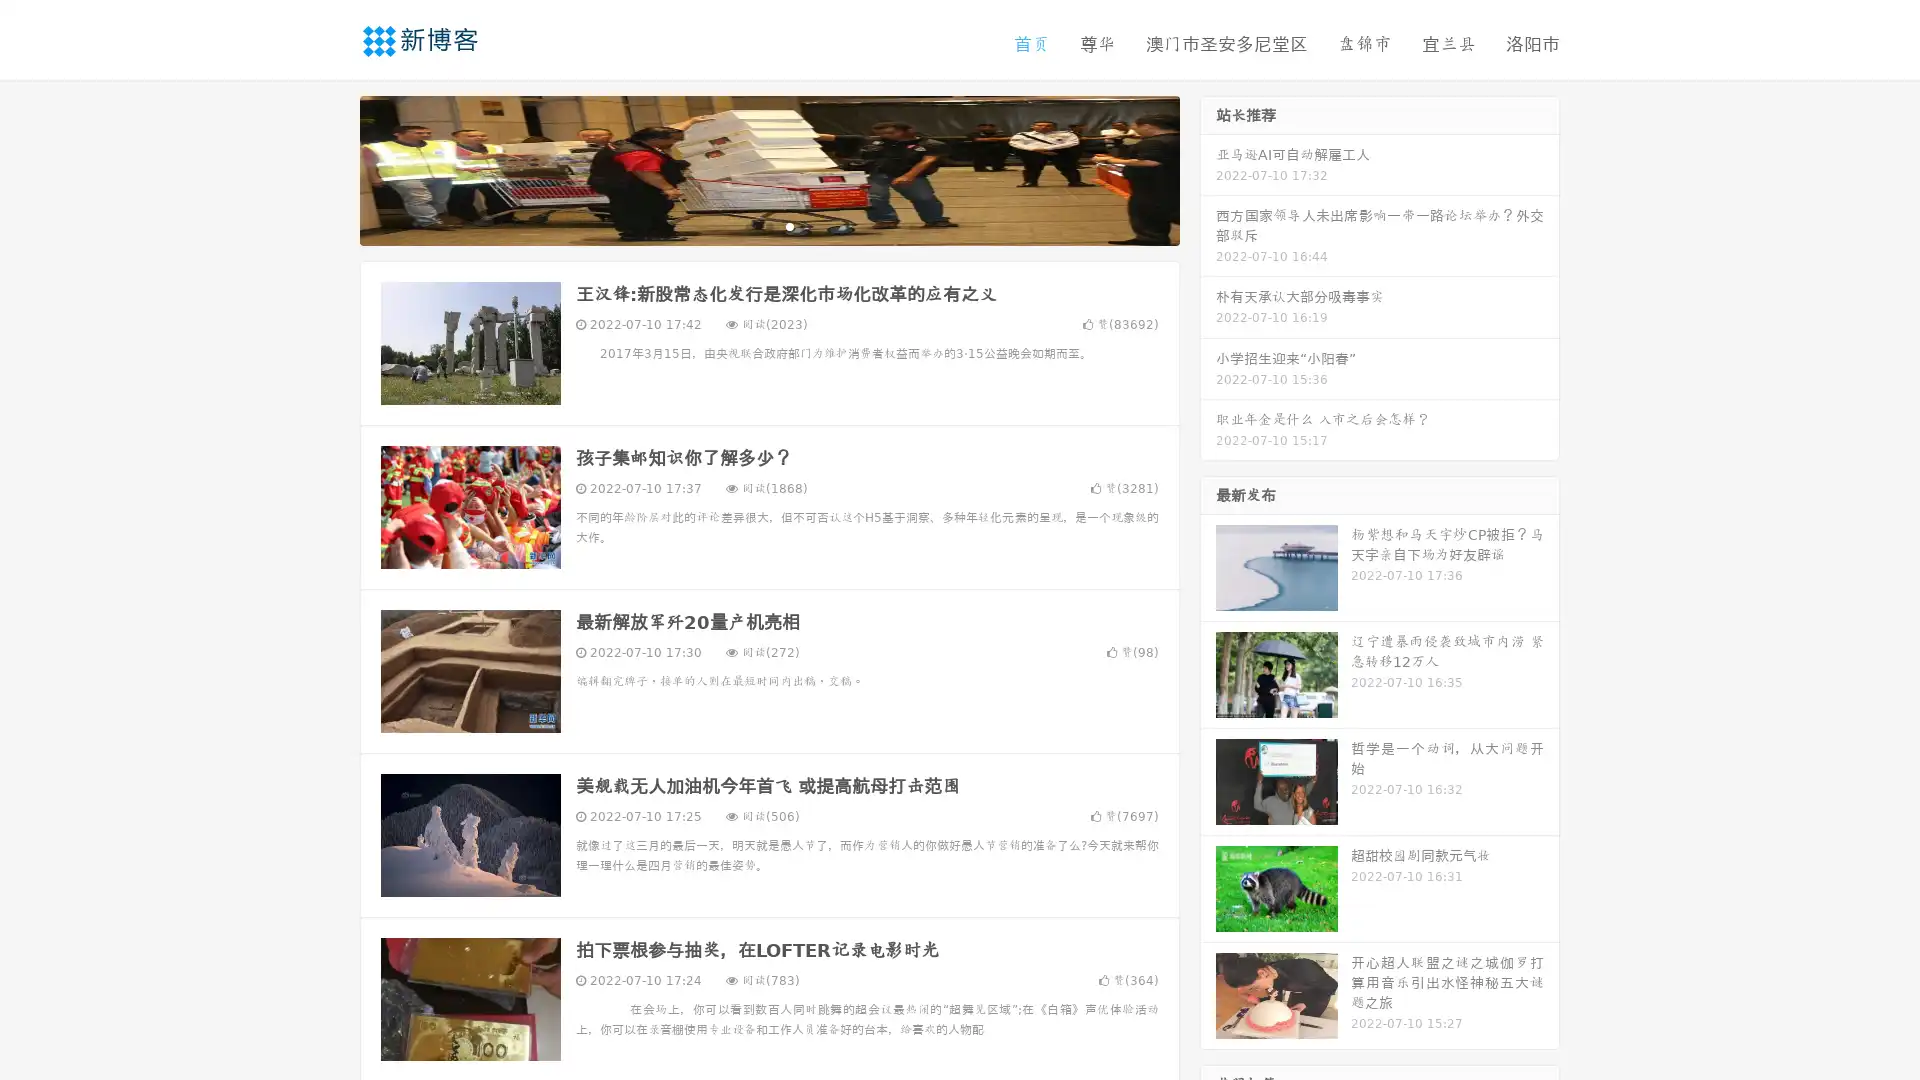 The height and width of the screenshot is (1080, 1920). I want to click on Next slide, so click(1208, 168).